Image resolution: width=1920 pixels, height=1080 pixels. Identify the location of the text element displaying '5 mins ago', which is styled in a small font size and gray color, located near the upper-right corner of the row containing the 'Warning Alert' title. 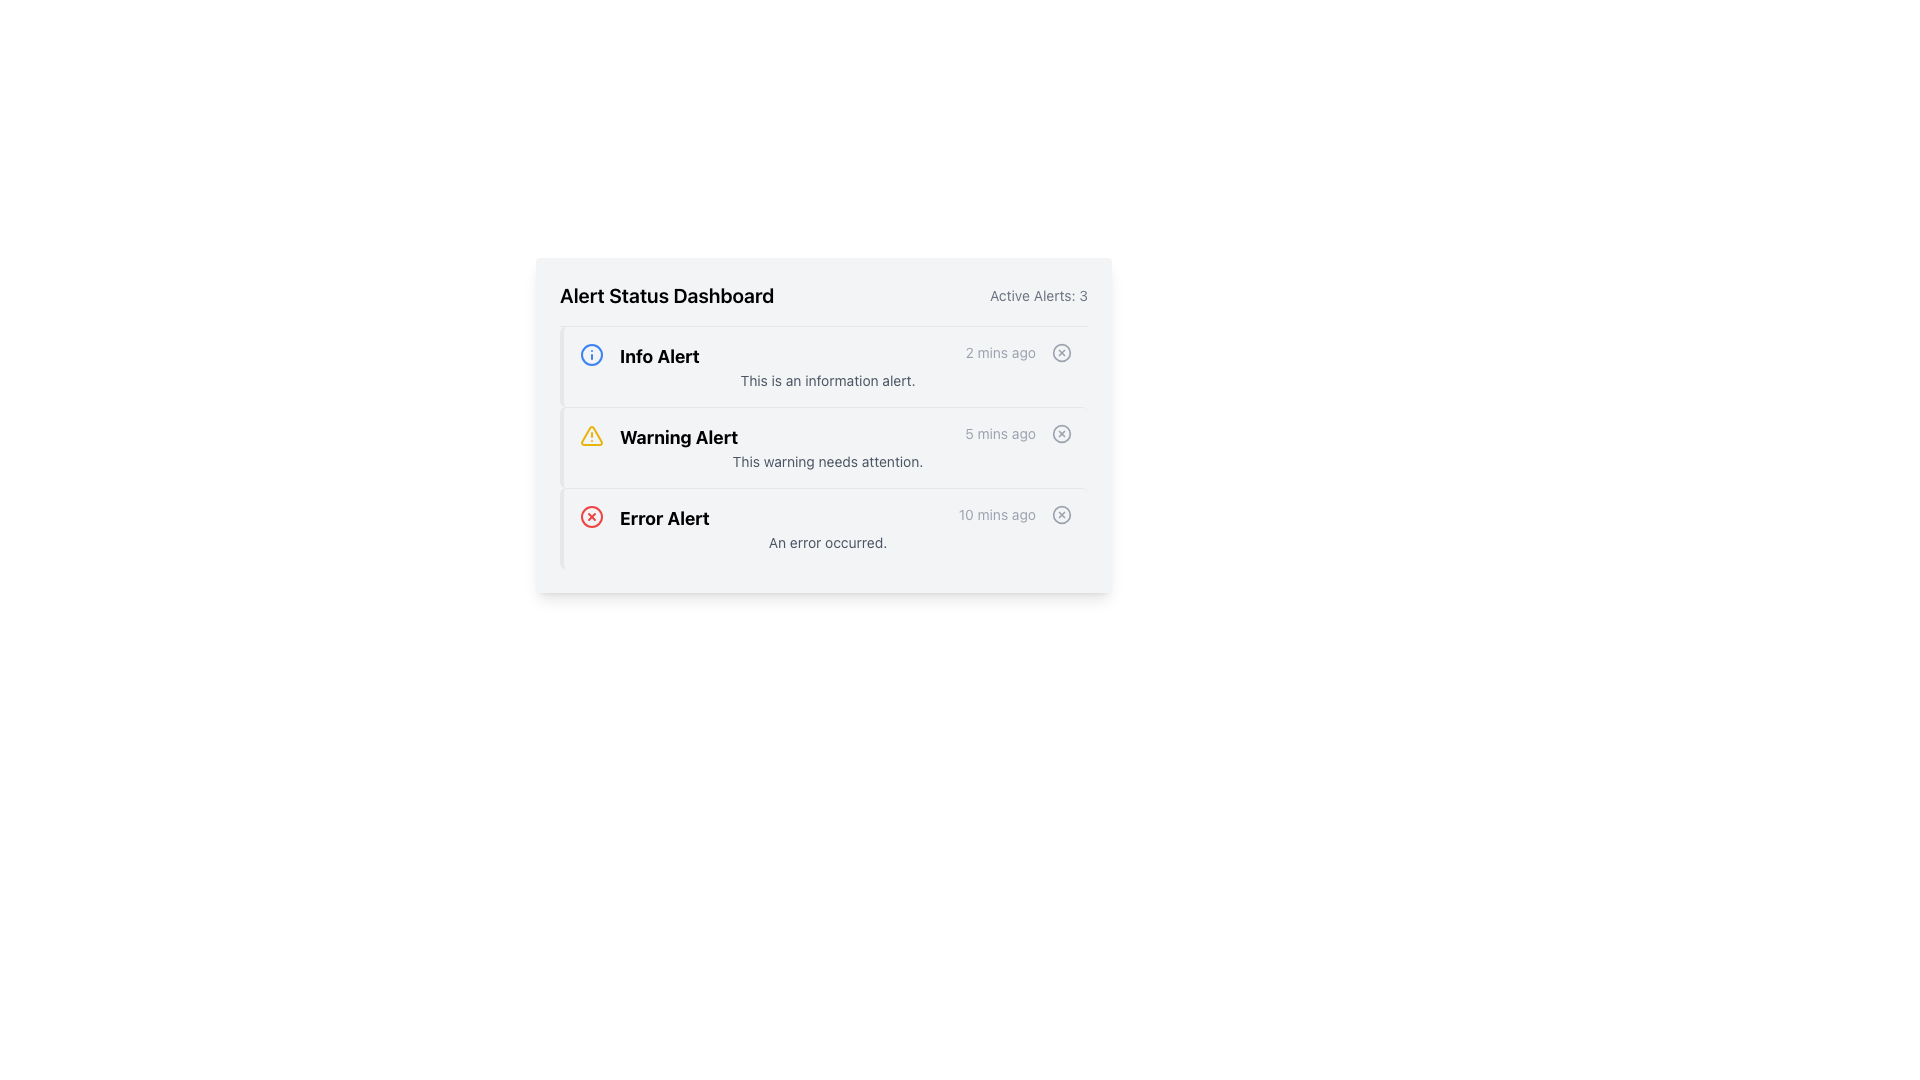
(1000, 437).